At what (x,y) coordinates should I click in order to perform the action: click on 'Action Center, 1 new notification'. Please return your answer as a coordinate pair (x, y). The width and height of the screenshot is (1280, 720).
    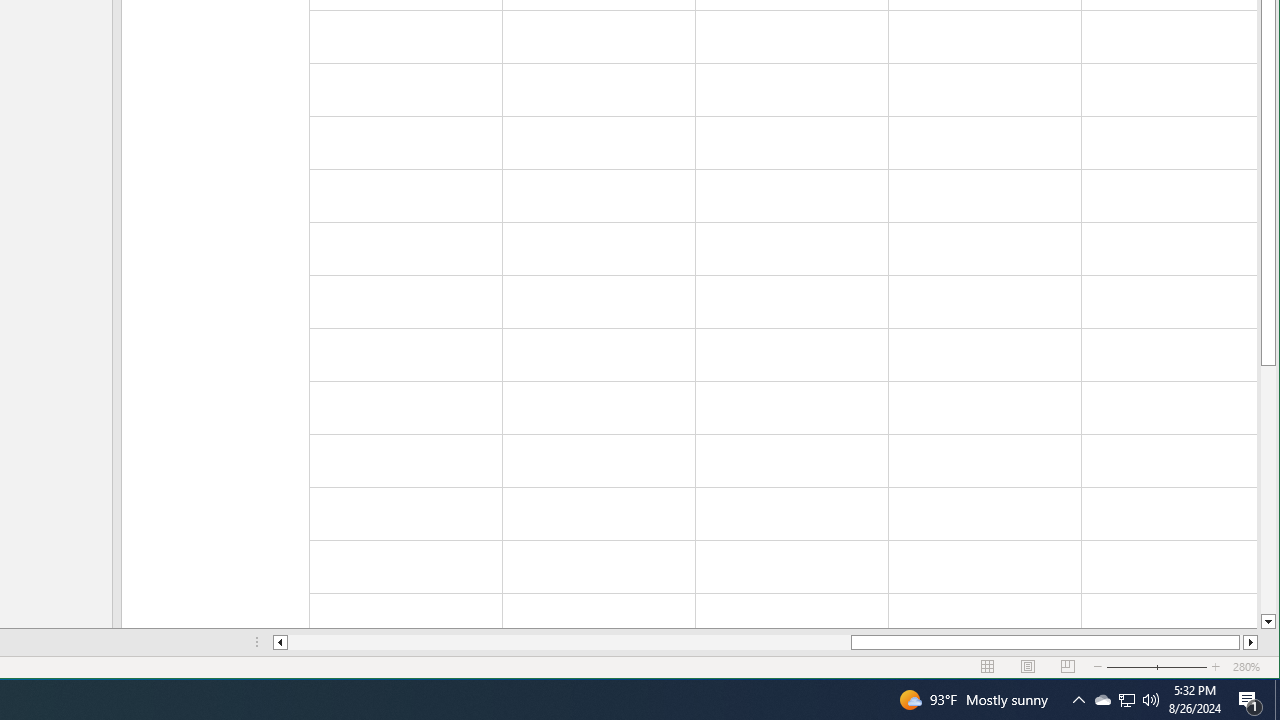
    Looking at the image, I should click on (1250, 698).